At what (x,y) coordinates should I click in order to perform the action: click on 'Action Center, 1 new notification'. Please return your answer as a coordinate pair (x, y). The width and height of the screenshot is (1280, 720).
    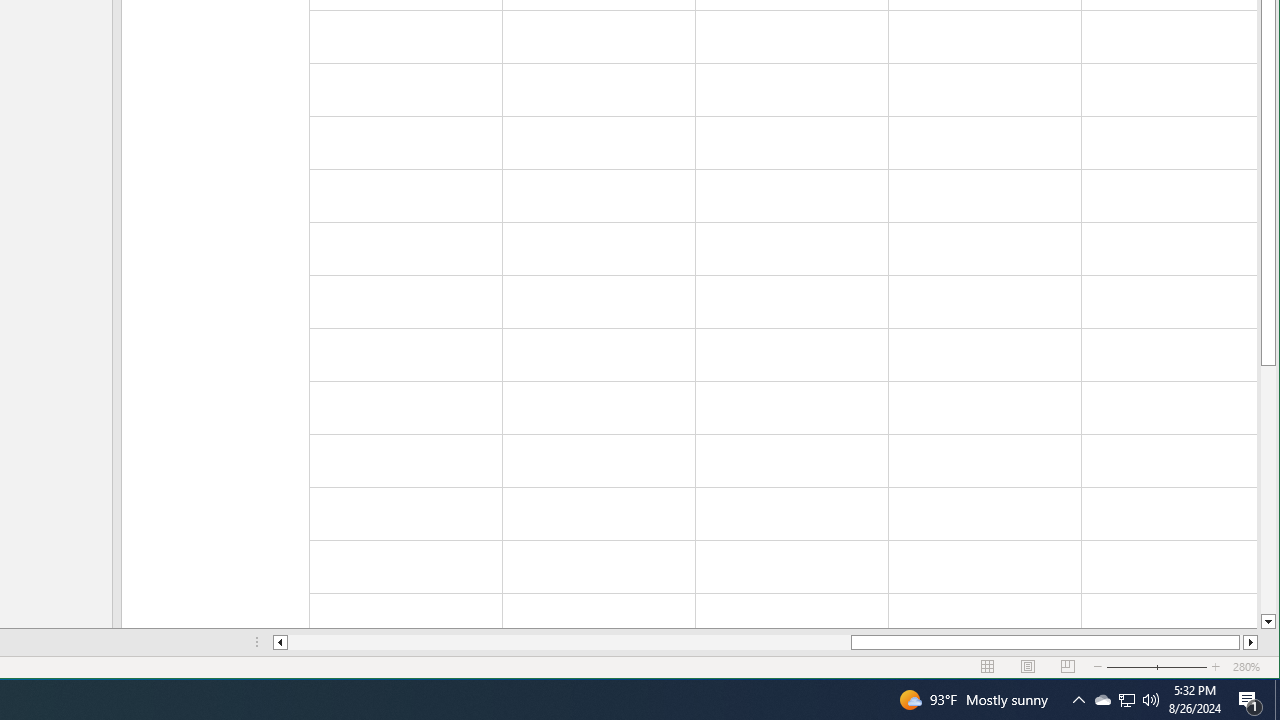
    Looking at the image, I should click on (1250, 698).